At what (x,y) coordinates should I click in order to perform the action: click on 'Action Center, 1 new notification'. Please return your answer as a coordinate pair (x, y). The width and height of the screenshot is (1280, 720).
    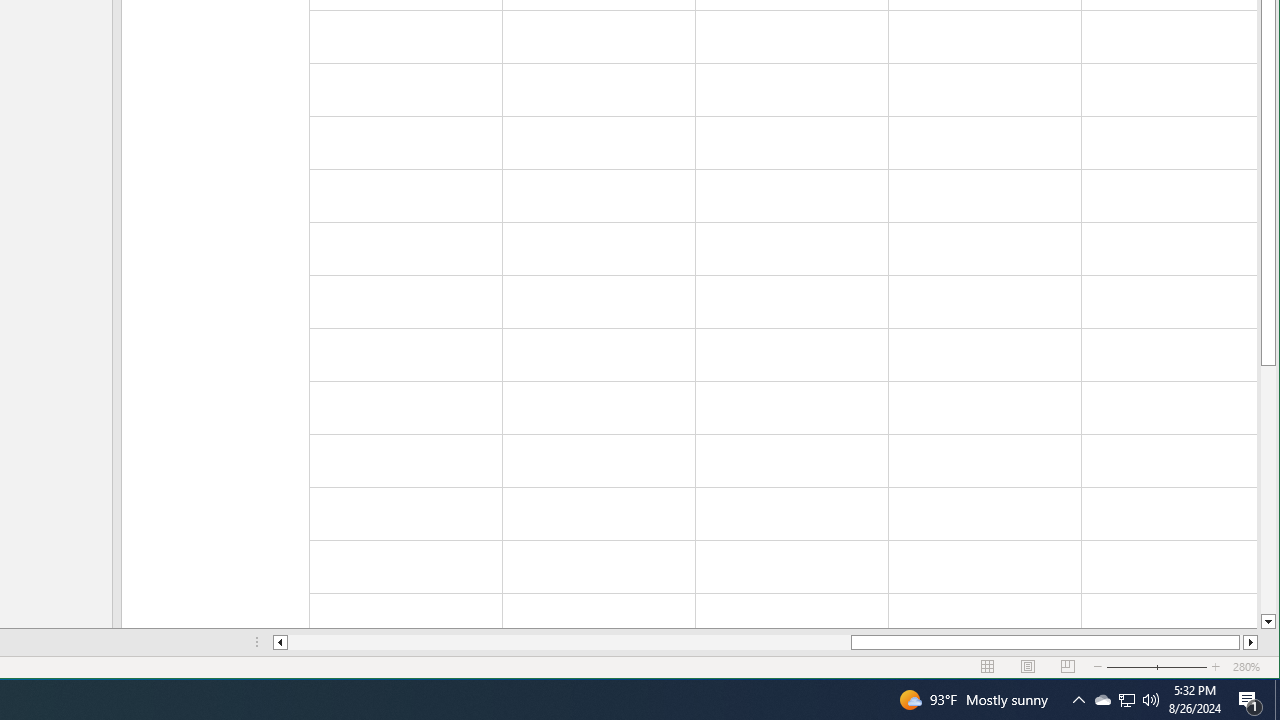
    Looking at the image, I should click on (1250, 698).